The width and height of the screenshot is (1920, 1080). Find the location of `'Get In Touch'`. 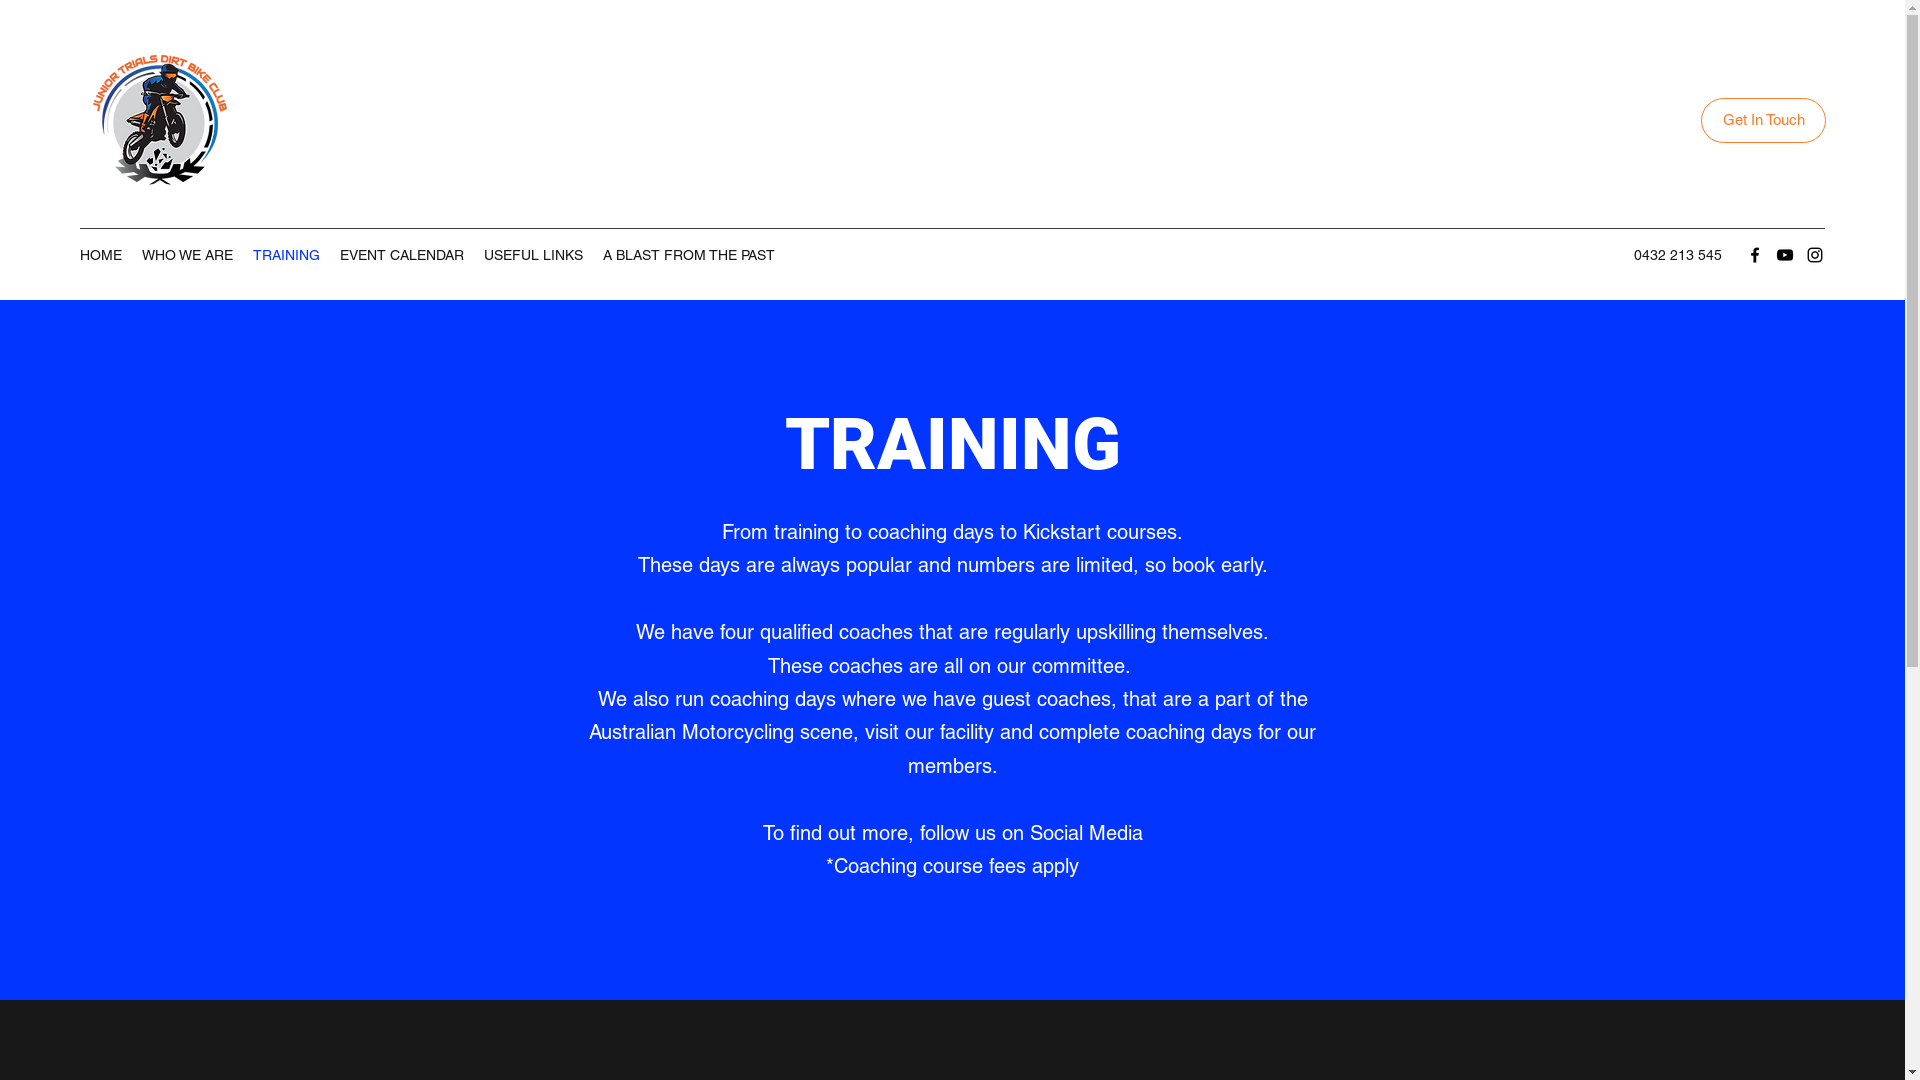

'Get In Touch' is located at coordinates (1763, 120).